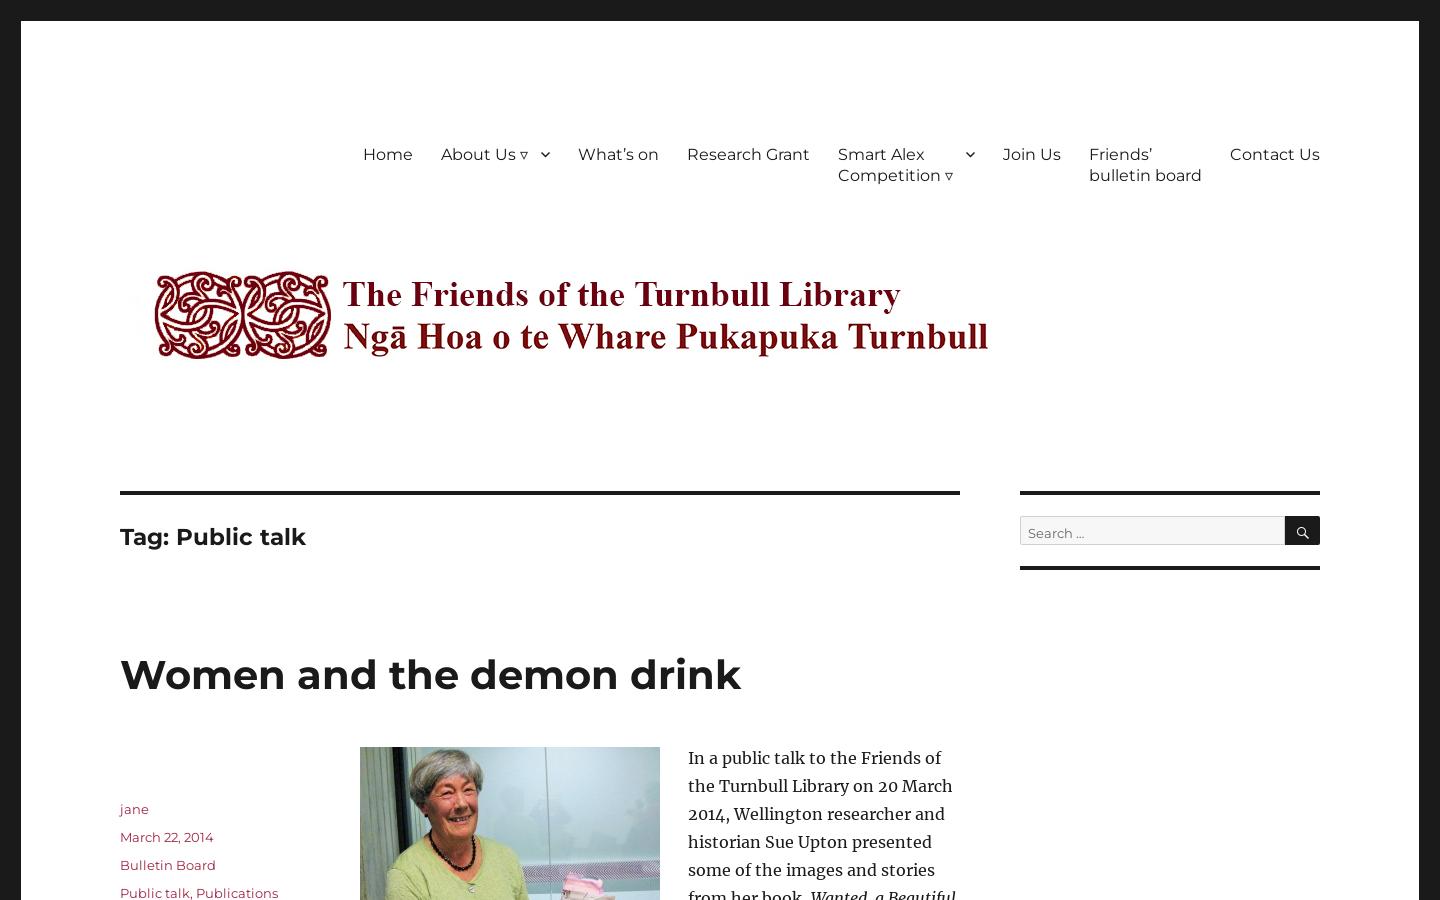 The height and width of the screenshot is (900, 1440). Describe the element at coordinates (386, 153) in the screenshot. I see `'Home'` at that location.